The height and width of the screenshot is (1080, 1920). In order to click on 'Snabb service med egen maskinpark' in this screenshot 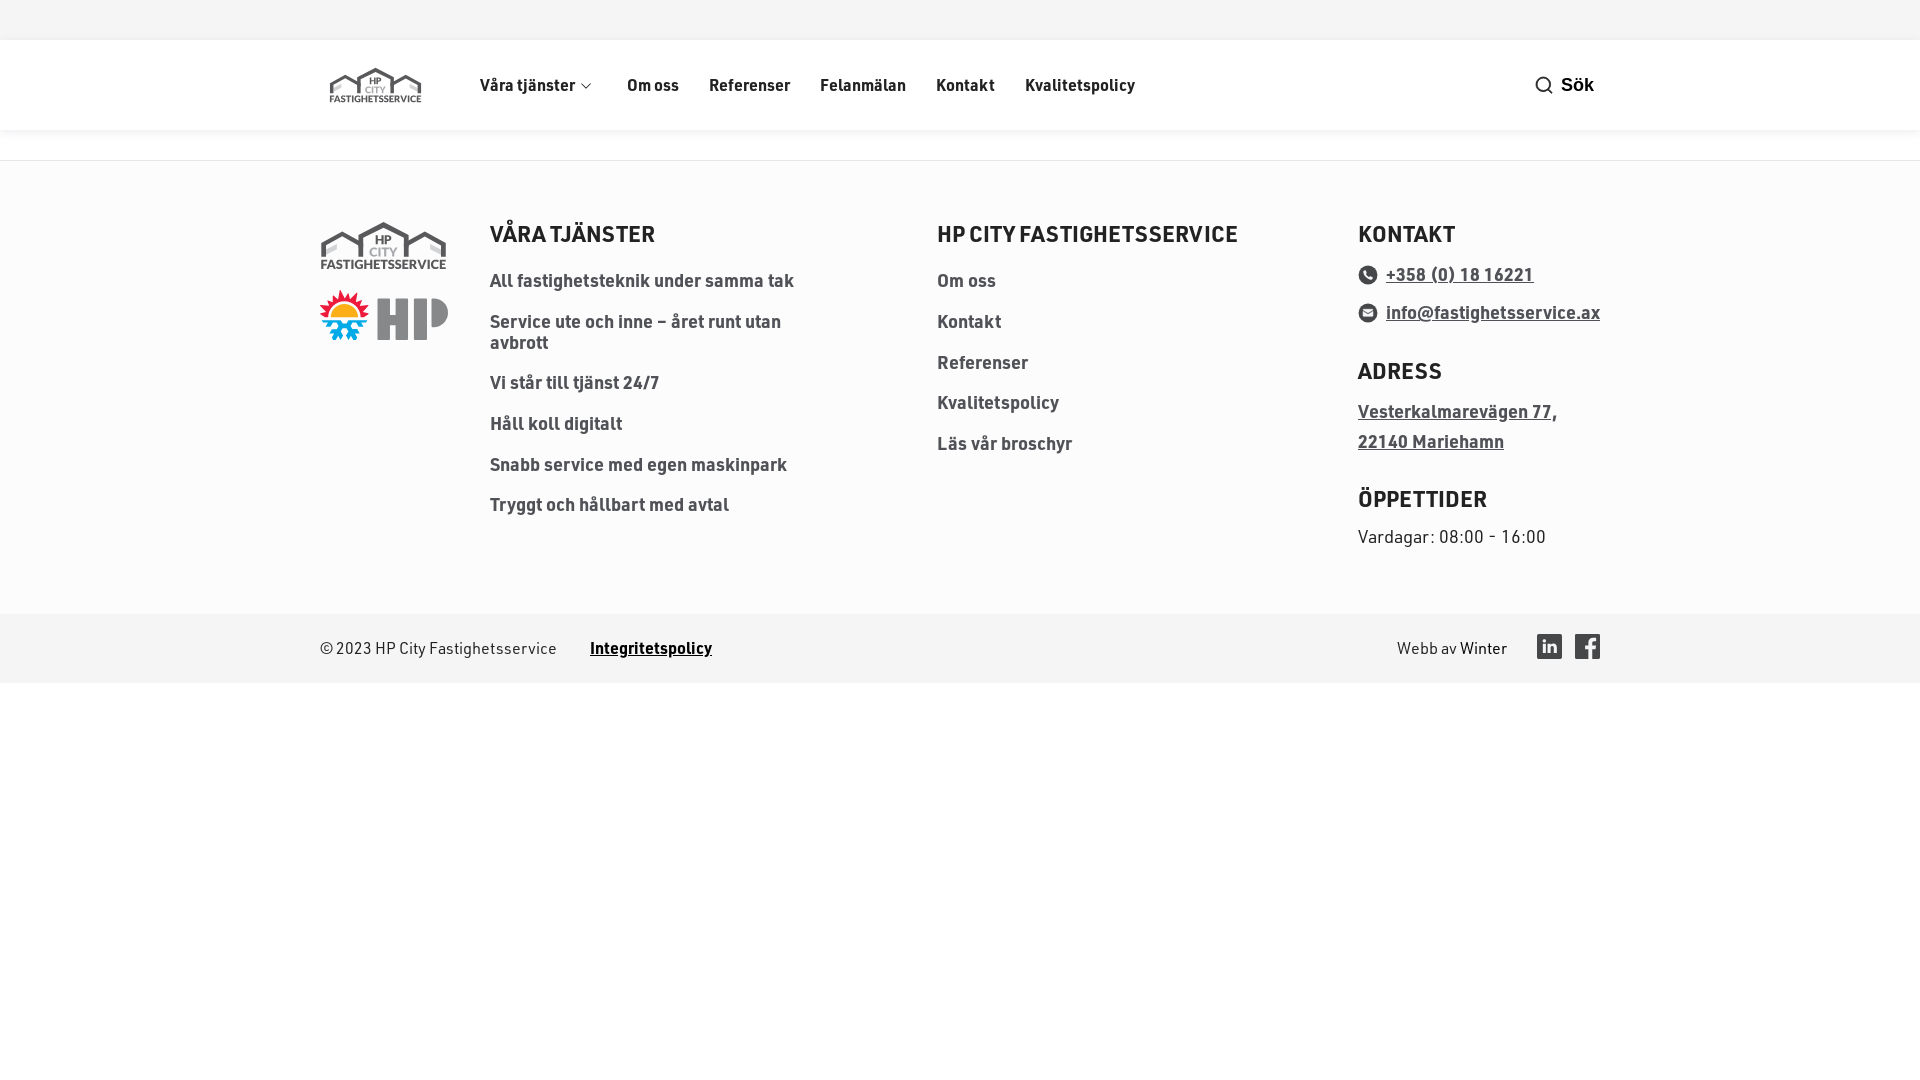, I will do `click(489, 463)`.